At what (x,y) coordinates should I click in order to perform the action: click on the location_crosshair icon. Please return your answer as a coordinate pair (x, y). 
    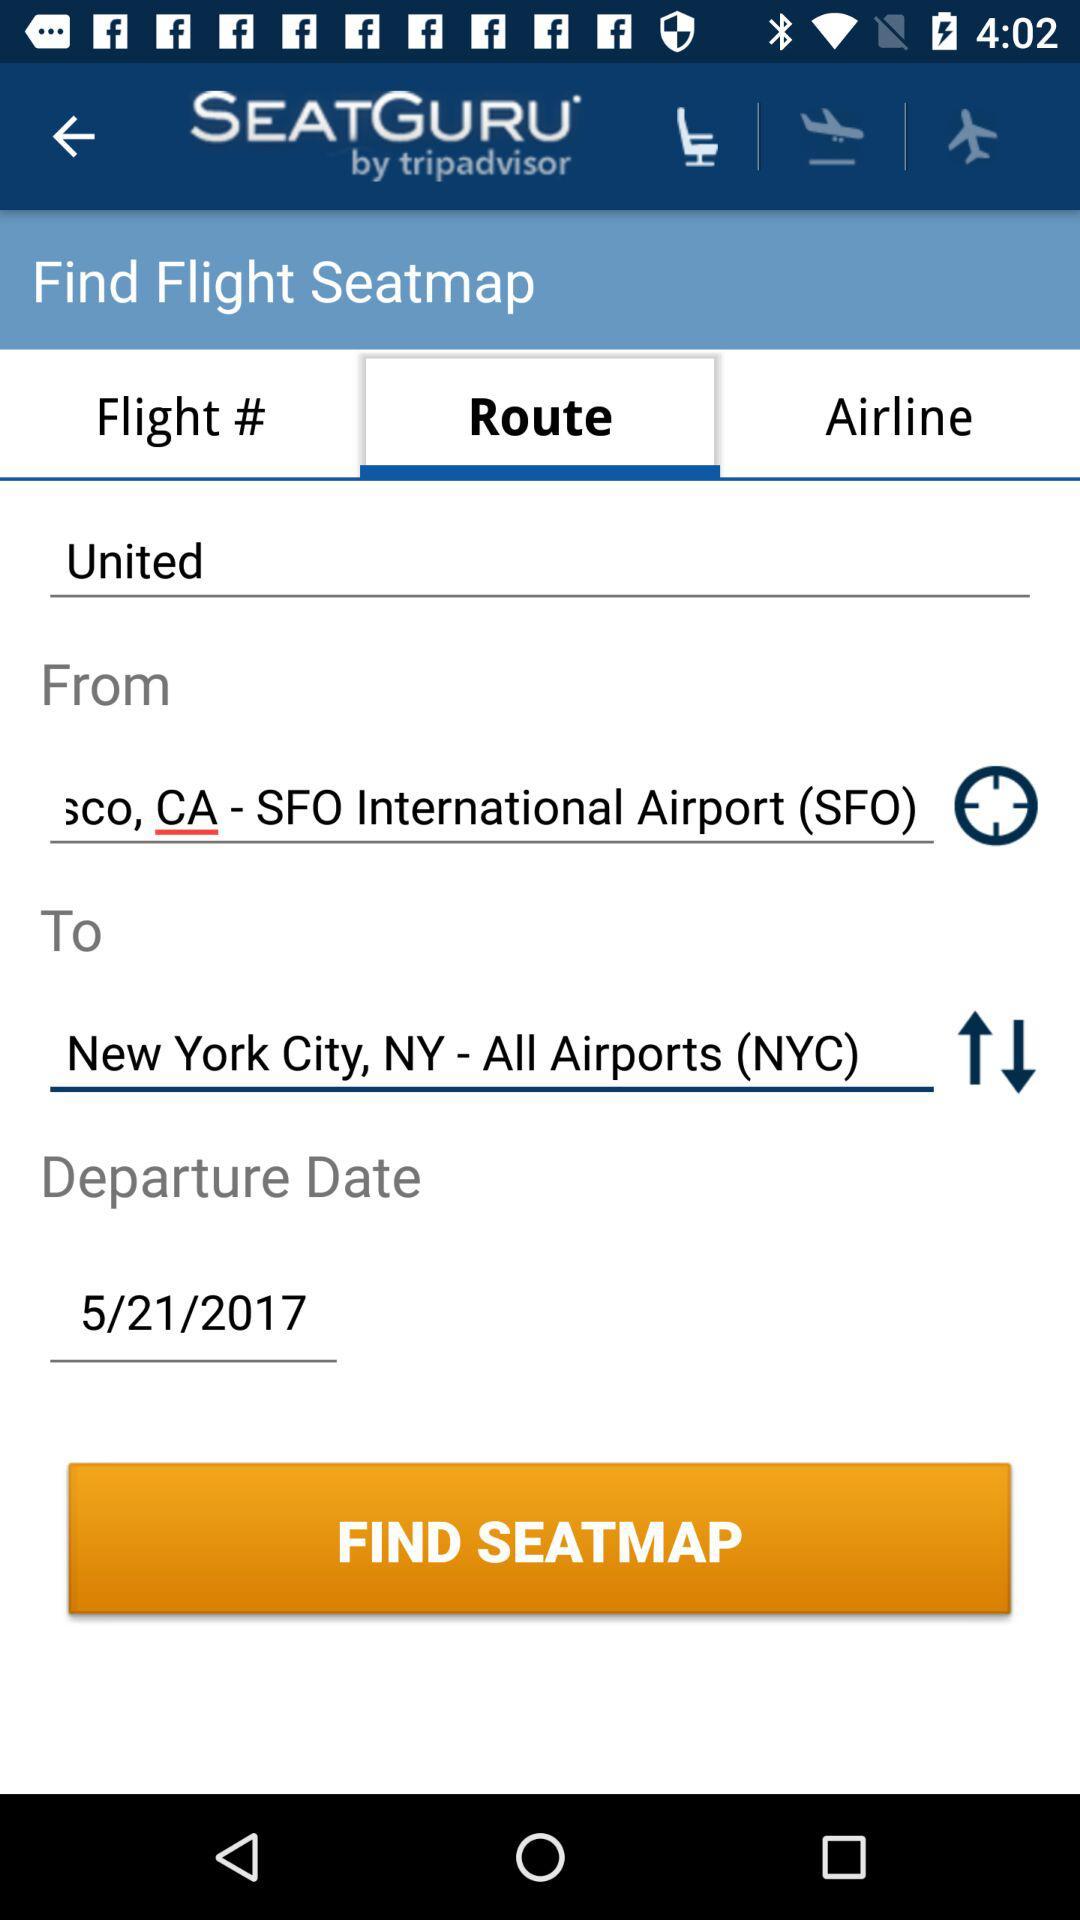
    Looking at the image, I should click on (996, 805).